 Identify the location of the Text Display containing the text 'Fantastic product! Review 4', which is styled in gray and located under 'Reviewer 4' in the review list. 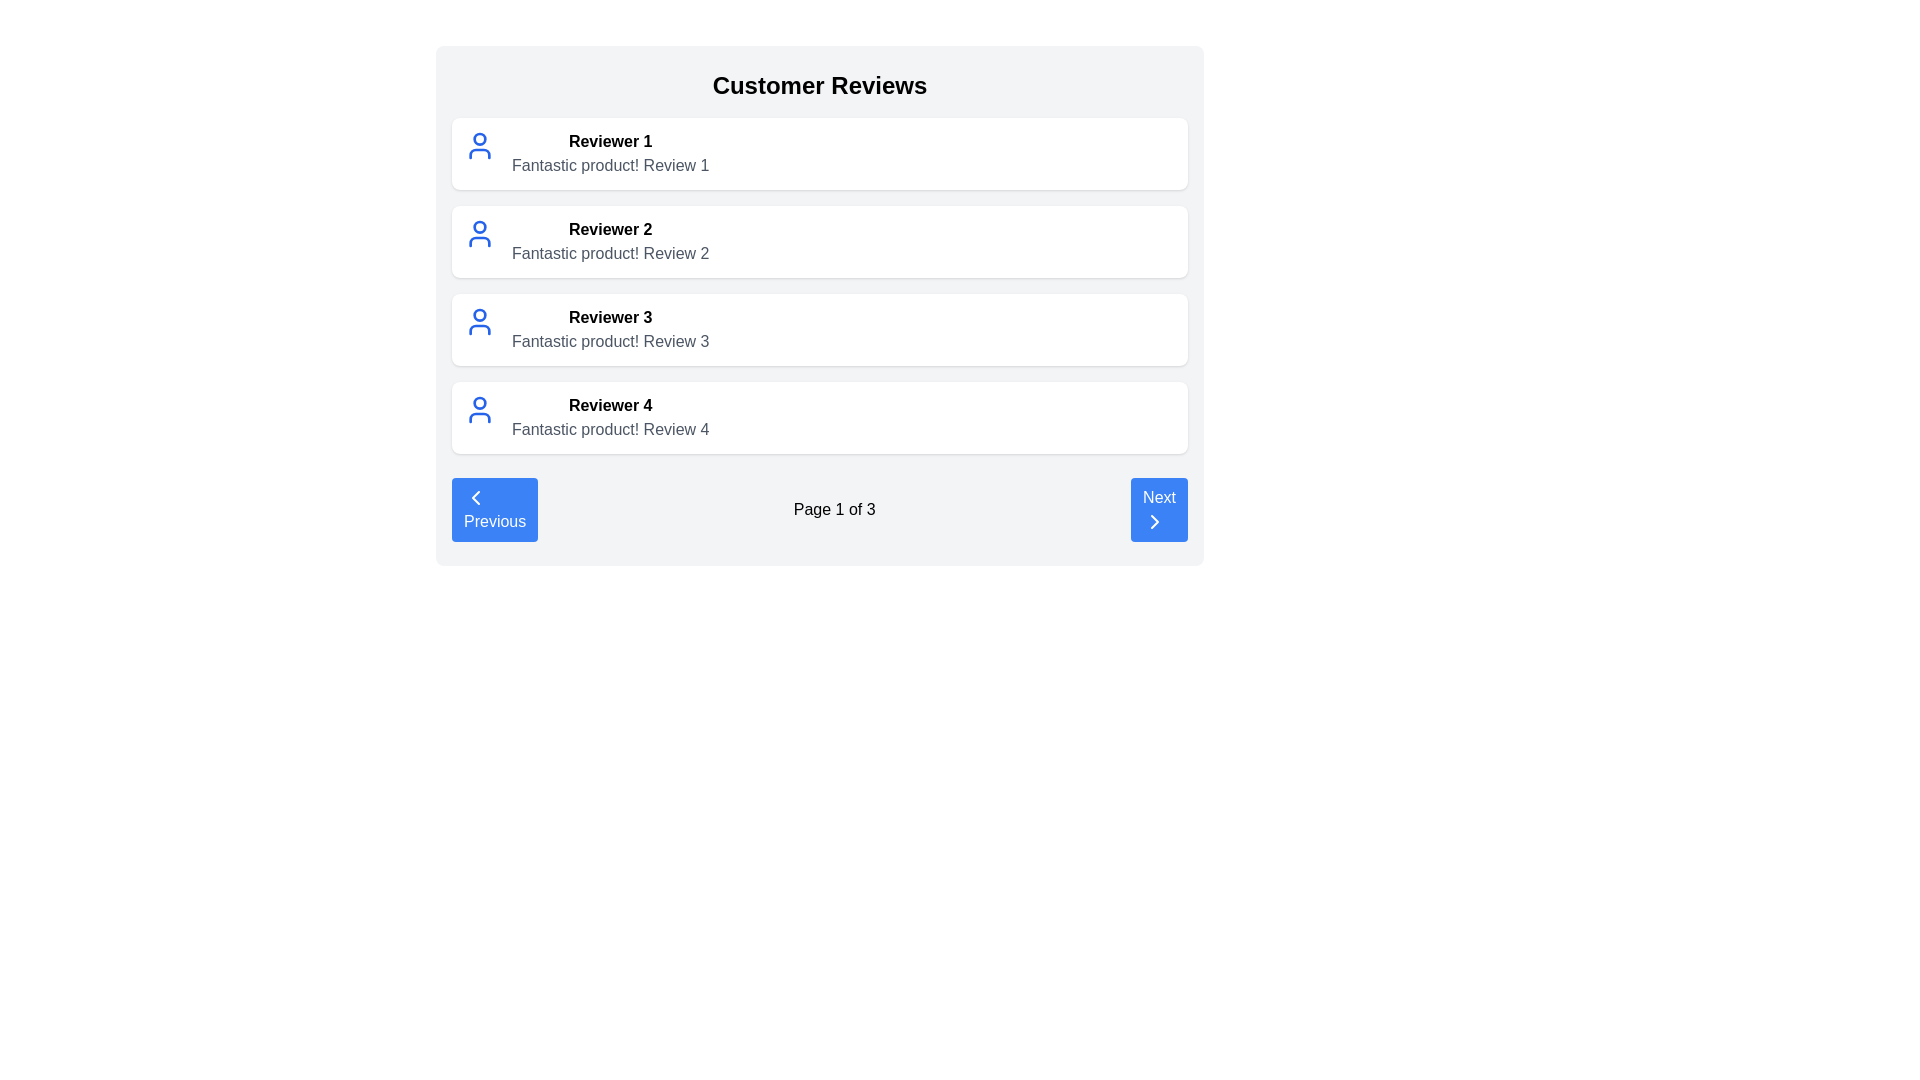
(609, 428).